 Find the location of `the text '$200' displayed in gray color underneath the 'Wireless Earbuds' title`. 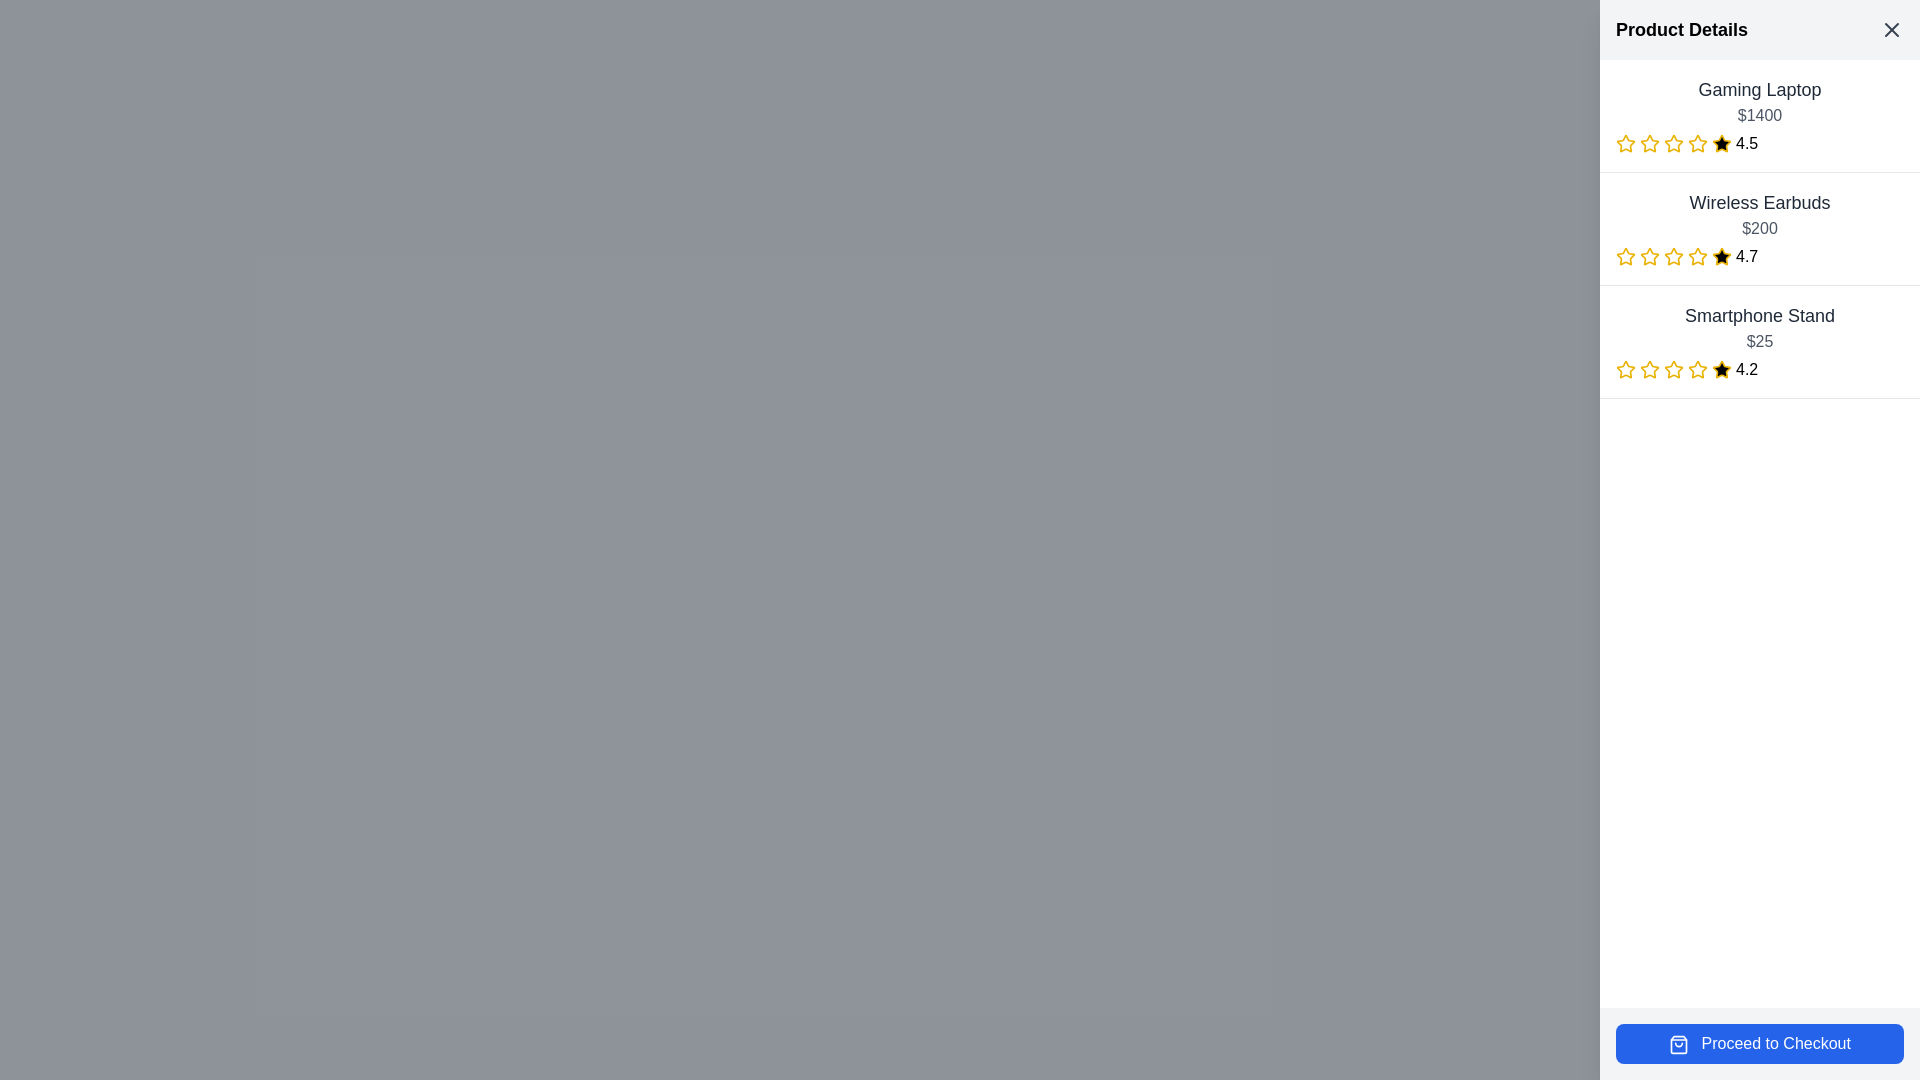

the text '$200' displayed in gray color underneath the 'Wireless Earbuds' title is located at coordinates (1760, 227).